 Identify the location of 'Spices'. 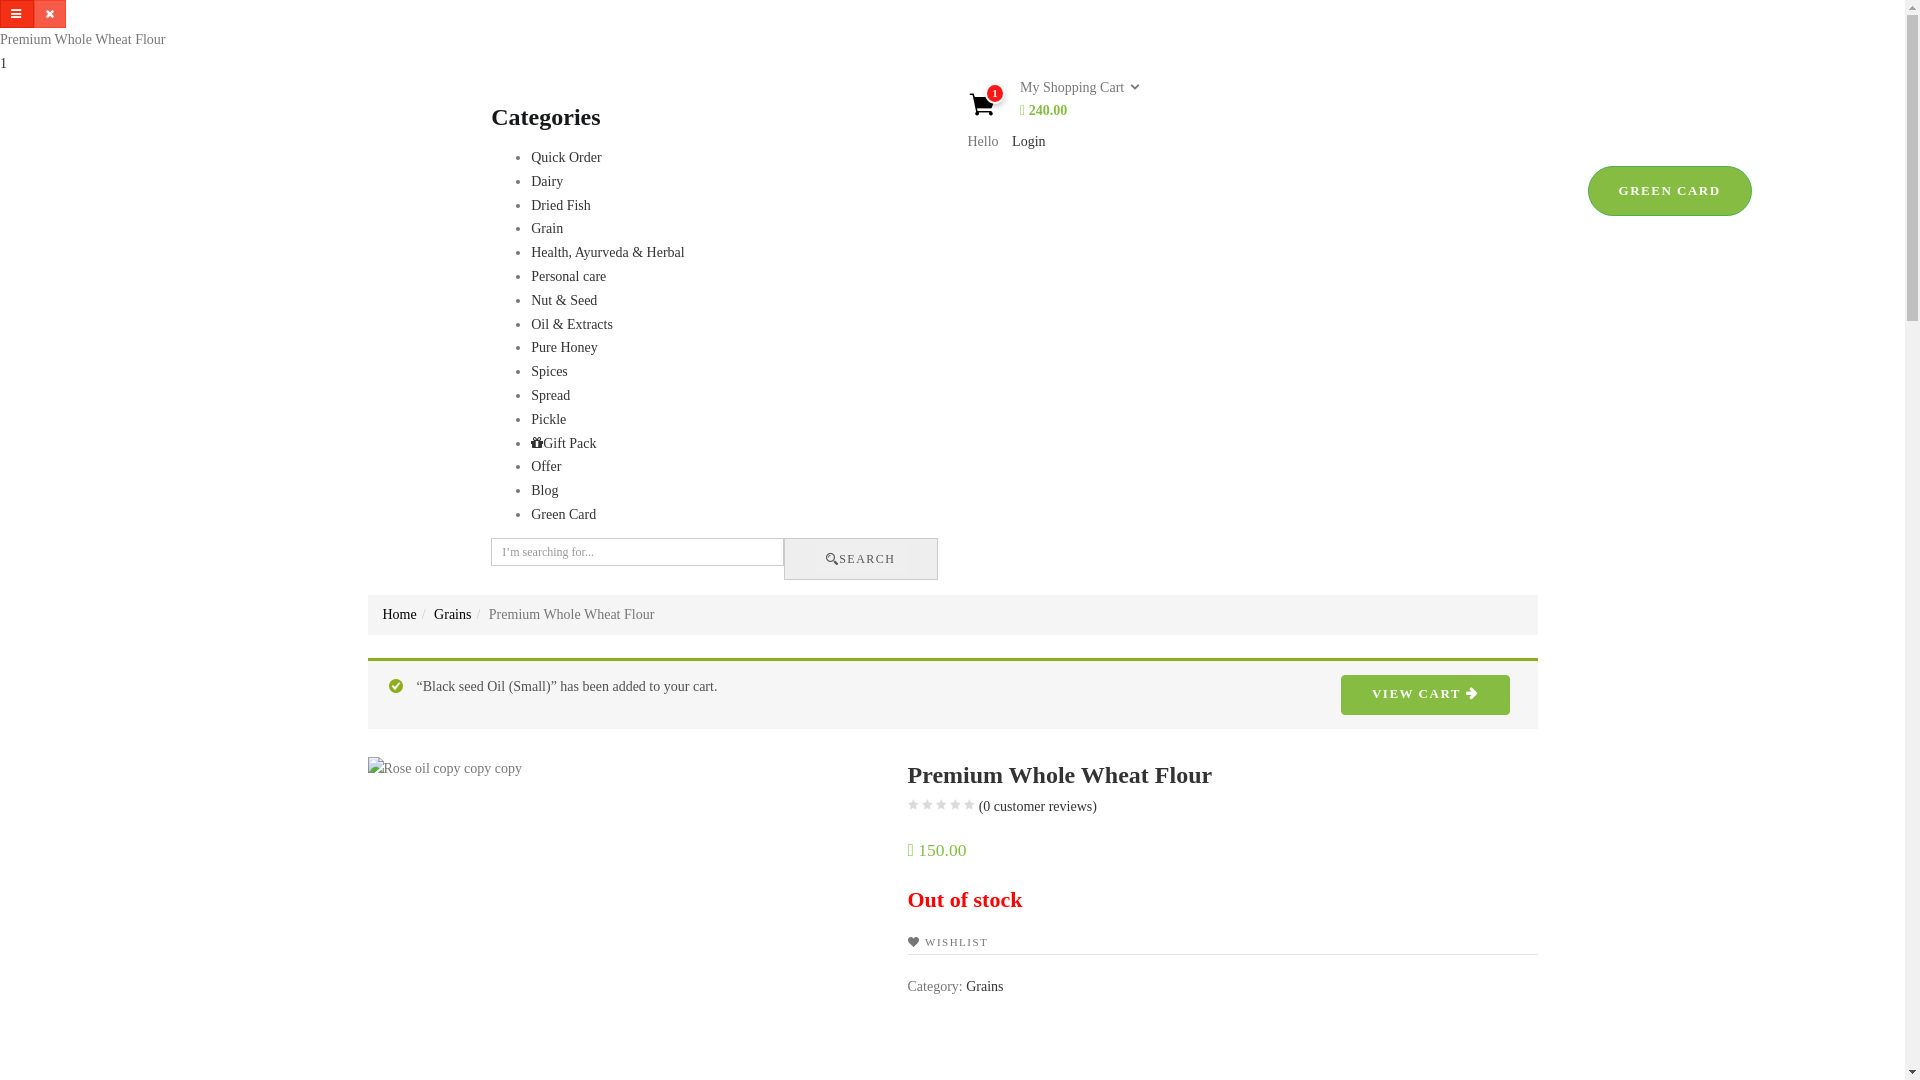
(549, 371).